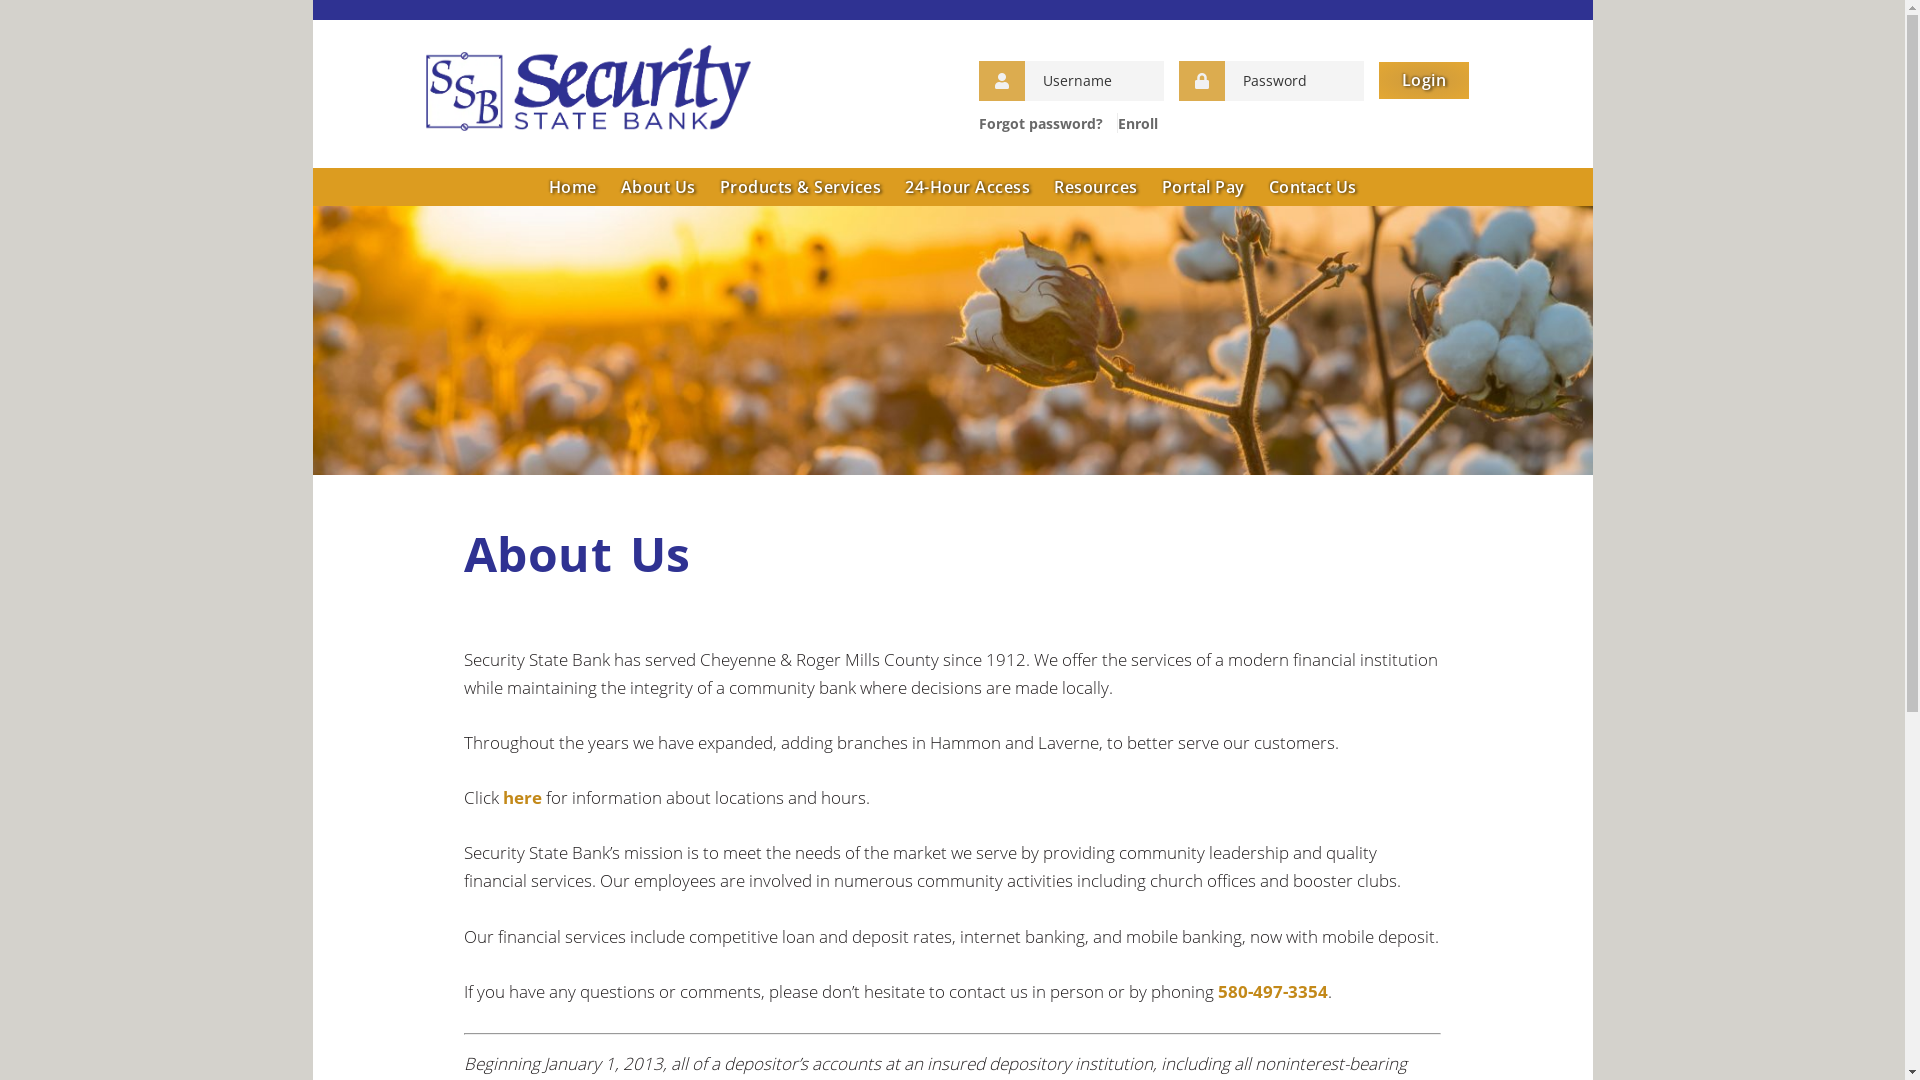  What do you see at coordinates (891, 186) in the screenshot?
I see `'24-Hour Access'` at bounding box center [891, 186].